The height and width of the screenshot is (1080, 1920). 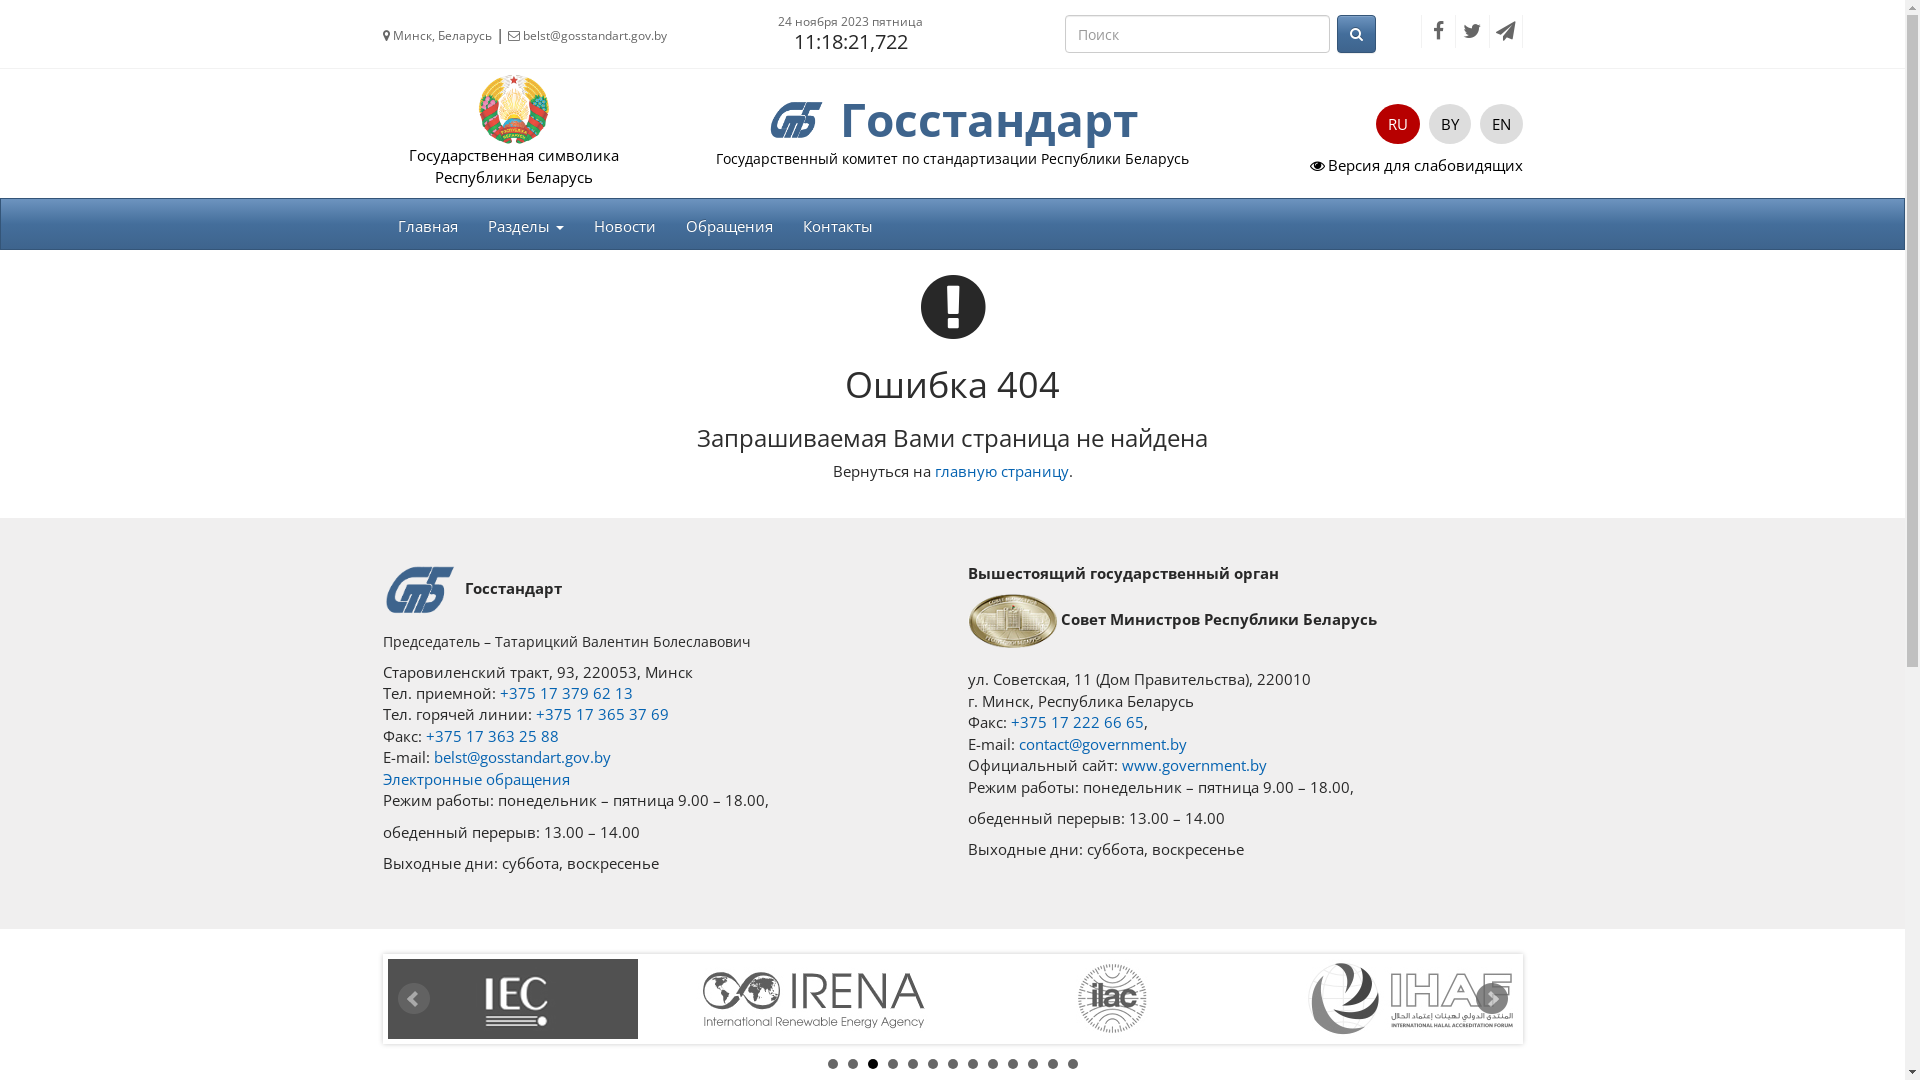 I want to click on 'belst@gosstandart.gov.by', so click(x=586, y=35).